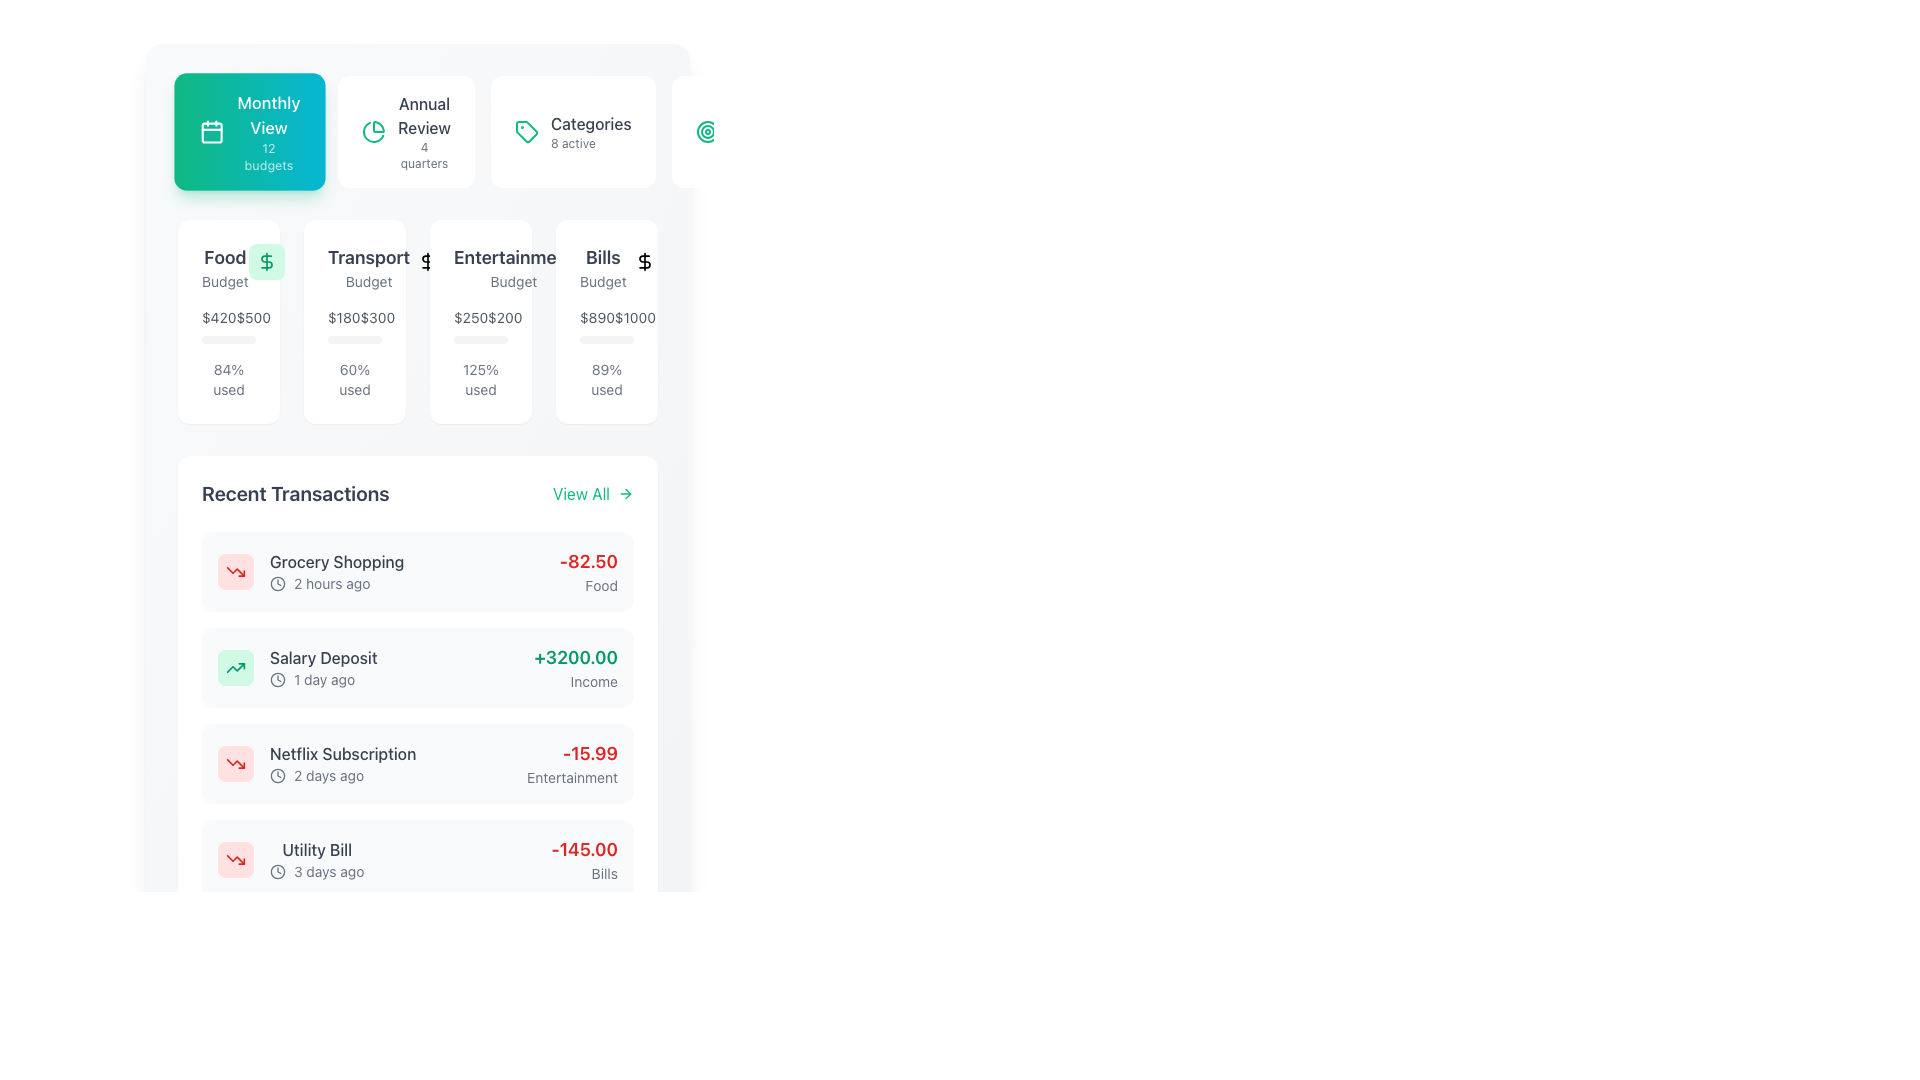 The image size is (1920, 1080). Describe the element at coordinates (480, 320) in the screenshot. I see `the 'Entertainment Budget' card element, which has a white background, rounded edges, and contains monetary values and a progress bar. This card is the third in a series of four cards in the 'Monthly View' section` at that location.